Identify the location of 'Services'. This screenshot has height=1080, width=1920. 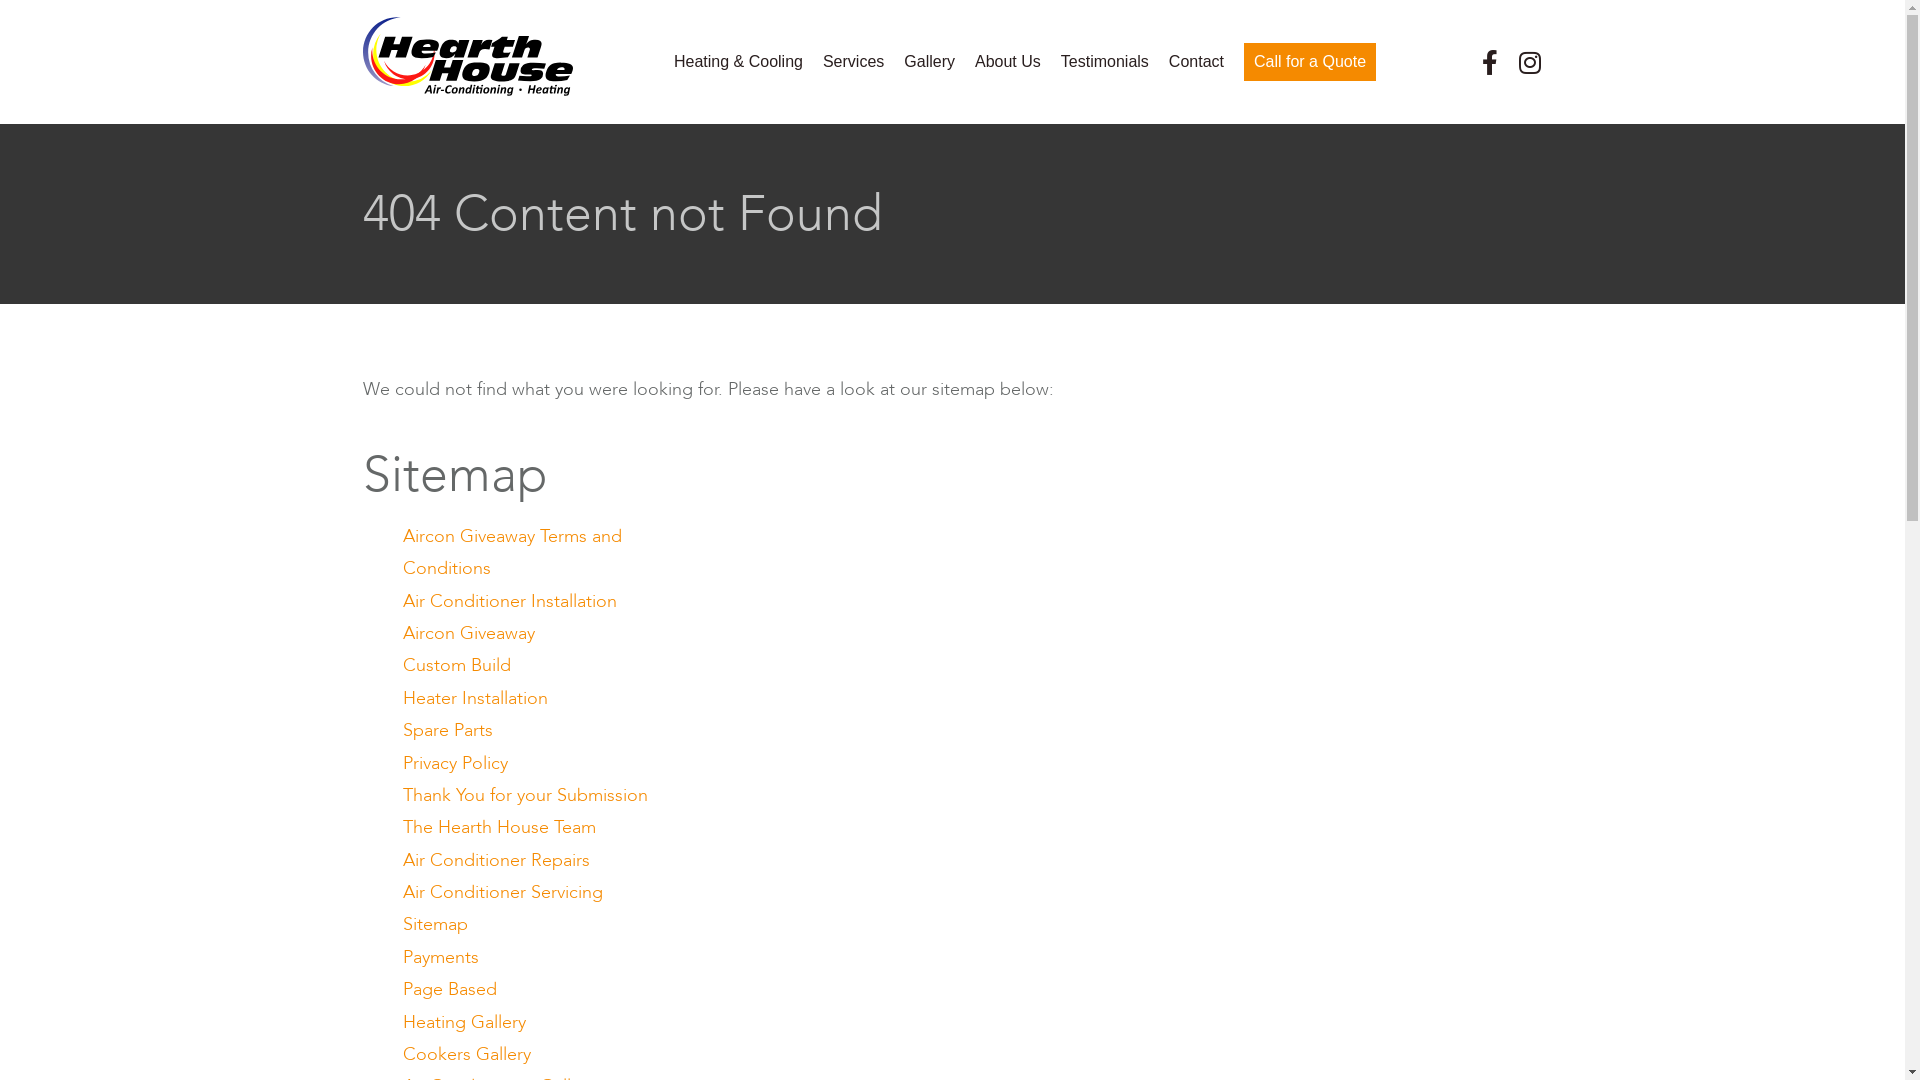
(853, 60).